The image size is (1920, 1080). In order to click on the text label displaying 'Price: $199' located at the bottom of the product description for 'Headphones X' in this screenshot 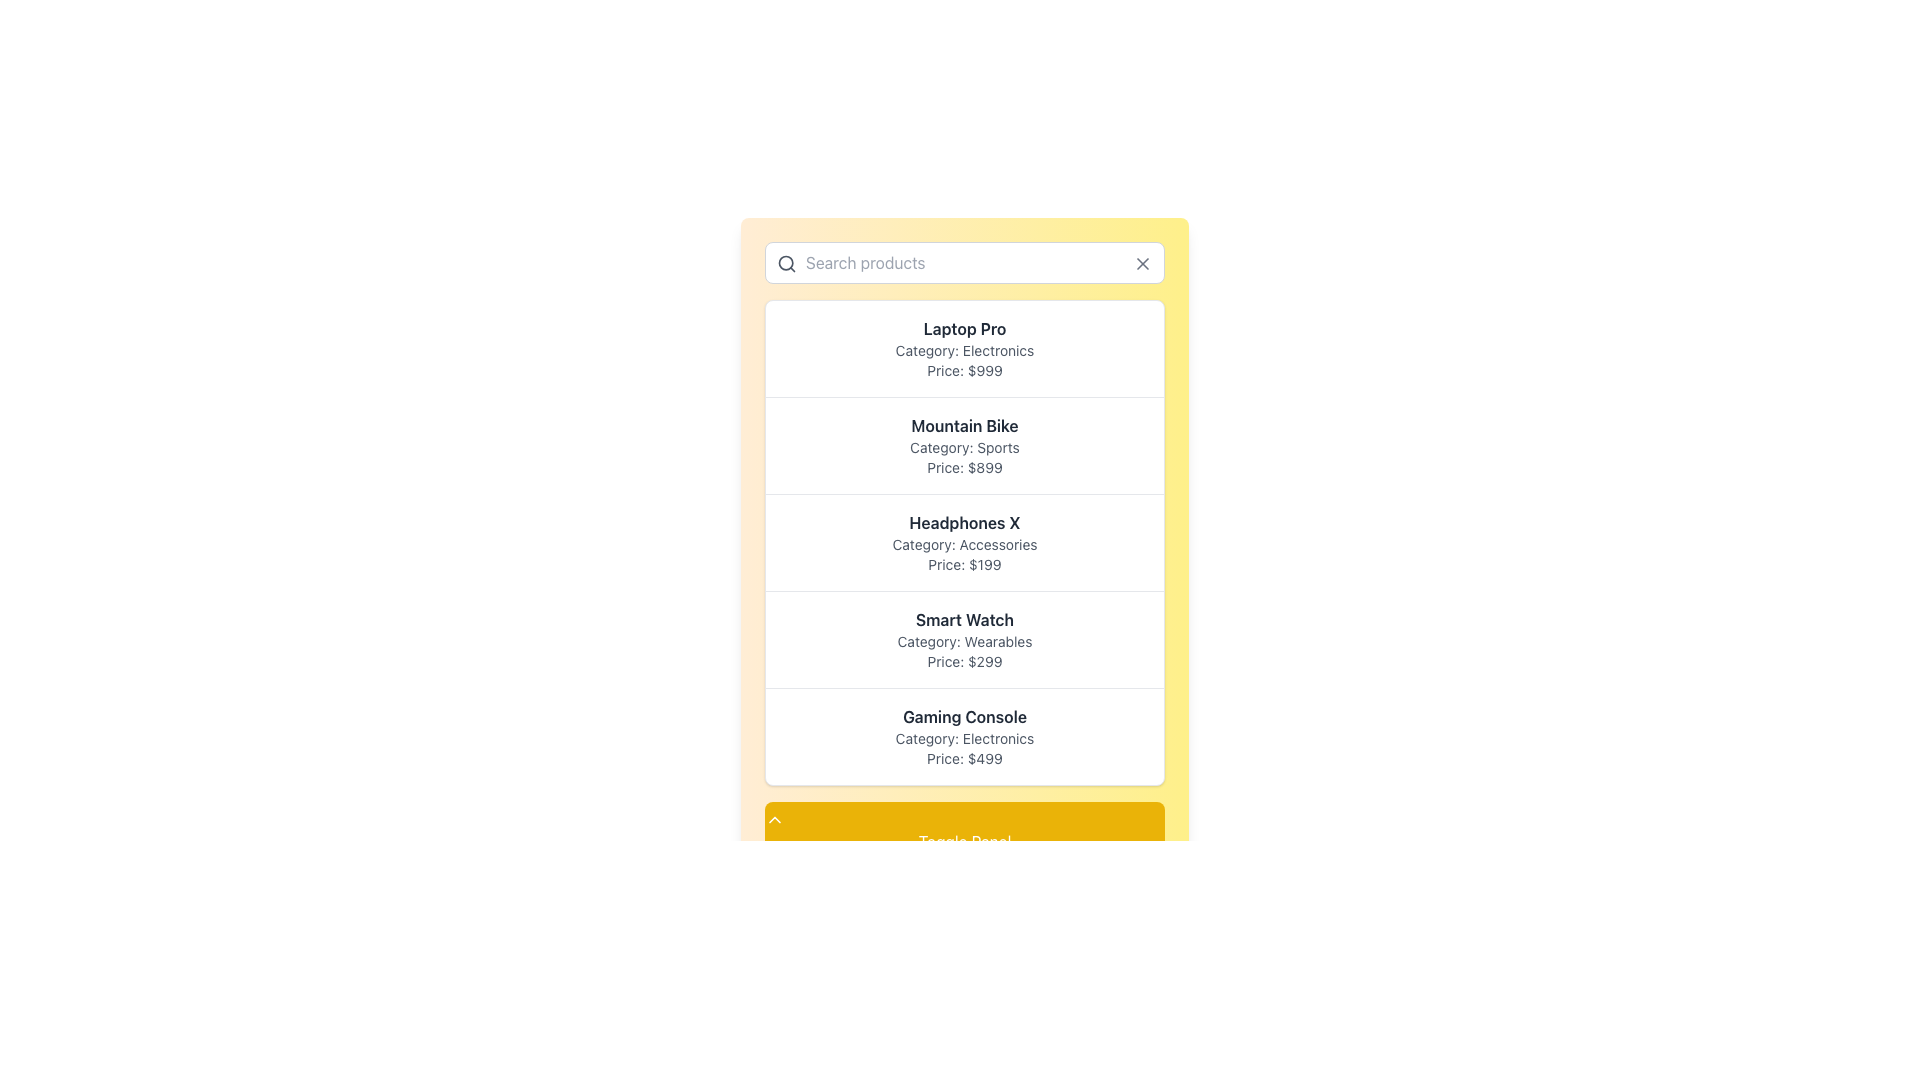, I will do `click(964, 564)`.